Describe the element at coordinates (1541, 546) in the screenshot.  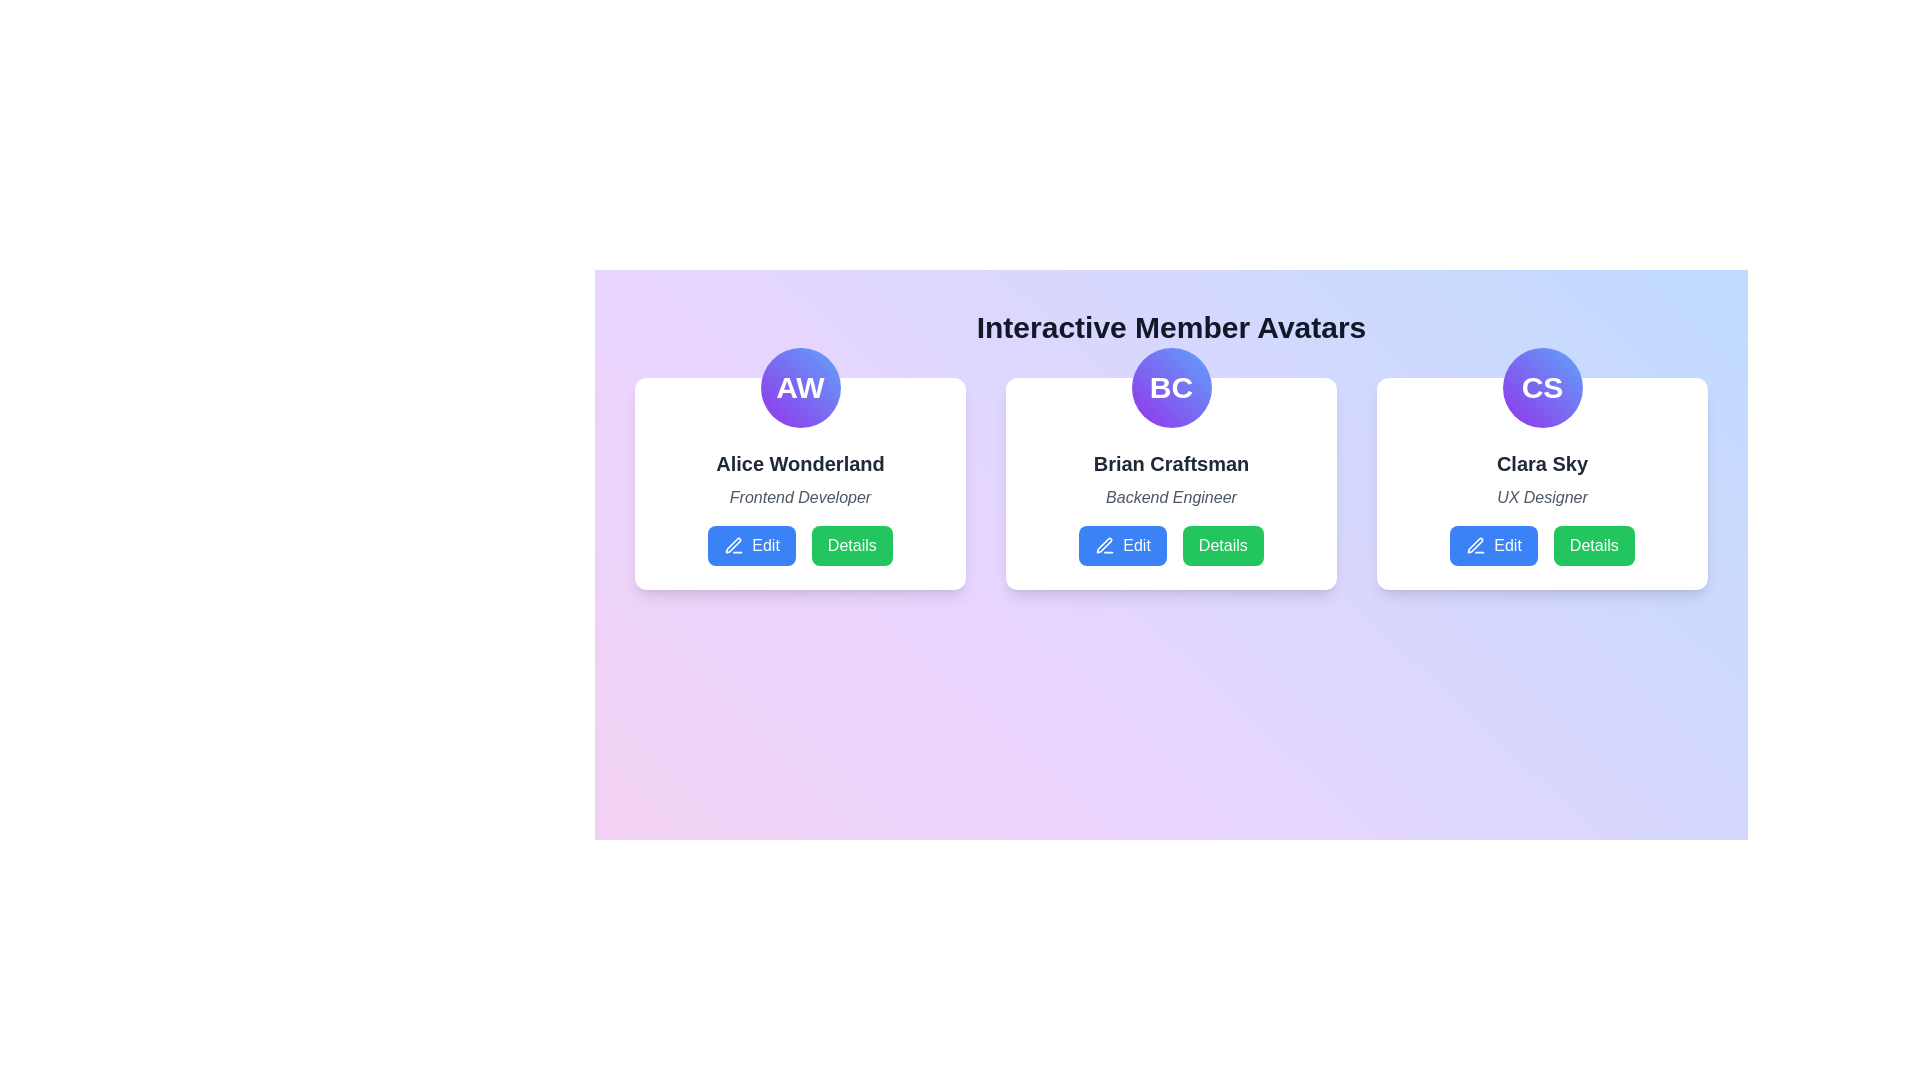
I see `the 'Details' button in the Interactive Button Group located at the bottom of Clara Sky's profile card` at that location.